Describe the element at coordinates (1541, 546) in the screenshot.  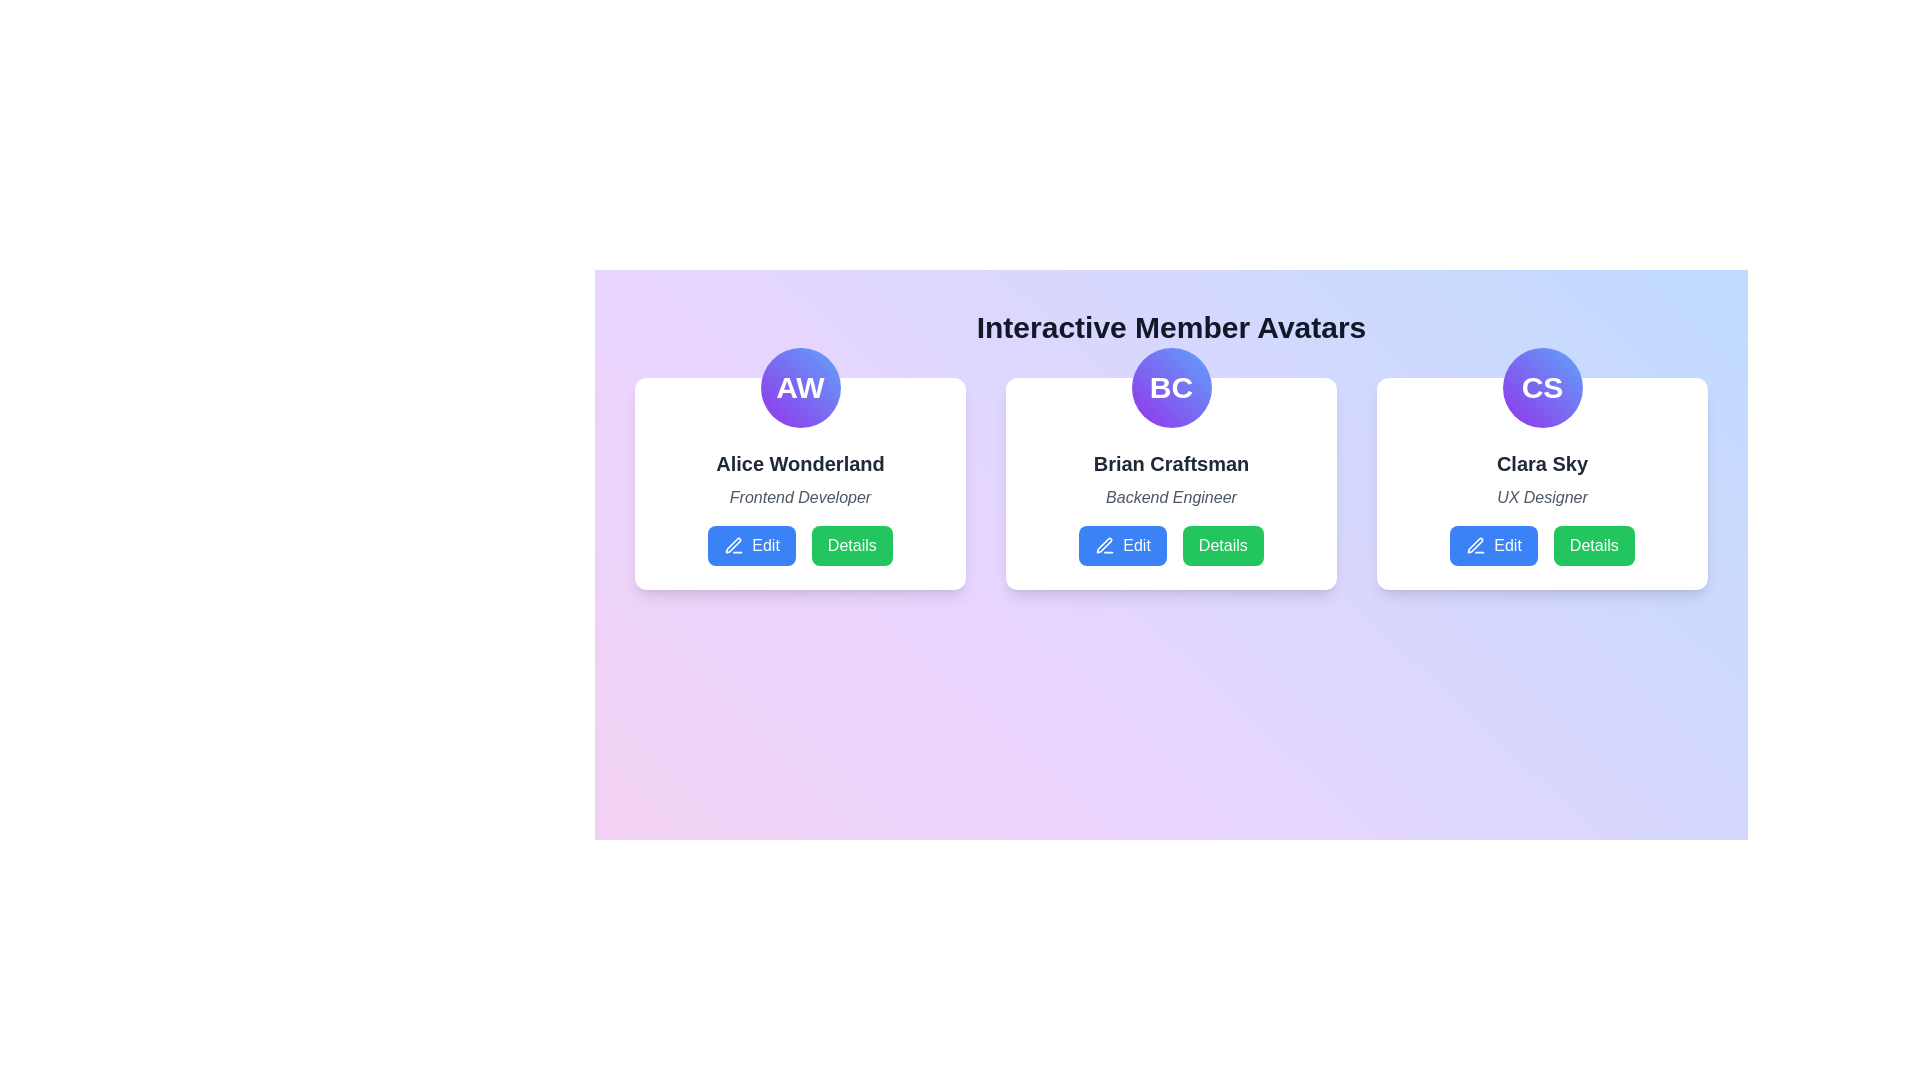
I see `the 'Details' button in the Interactive Button Group located at the bottom of Clara Sky's profile card` at that location.